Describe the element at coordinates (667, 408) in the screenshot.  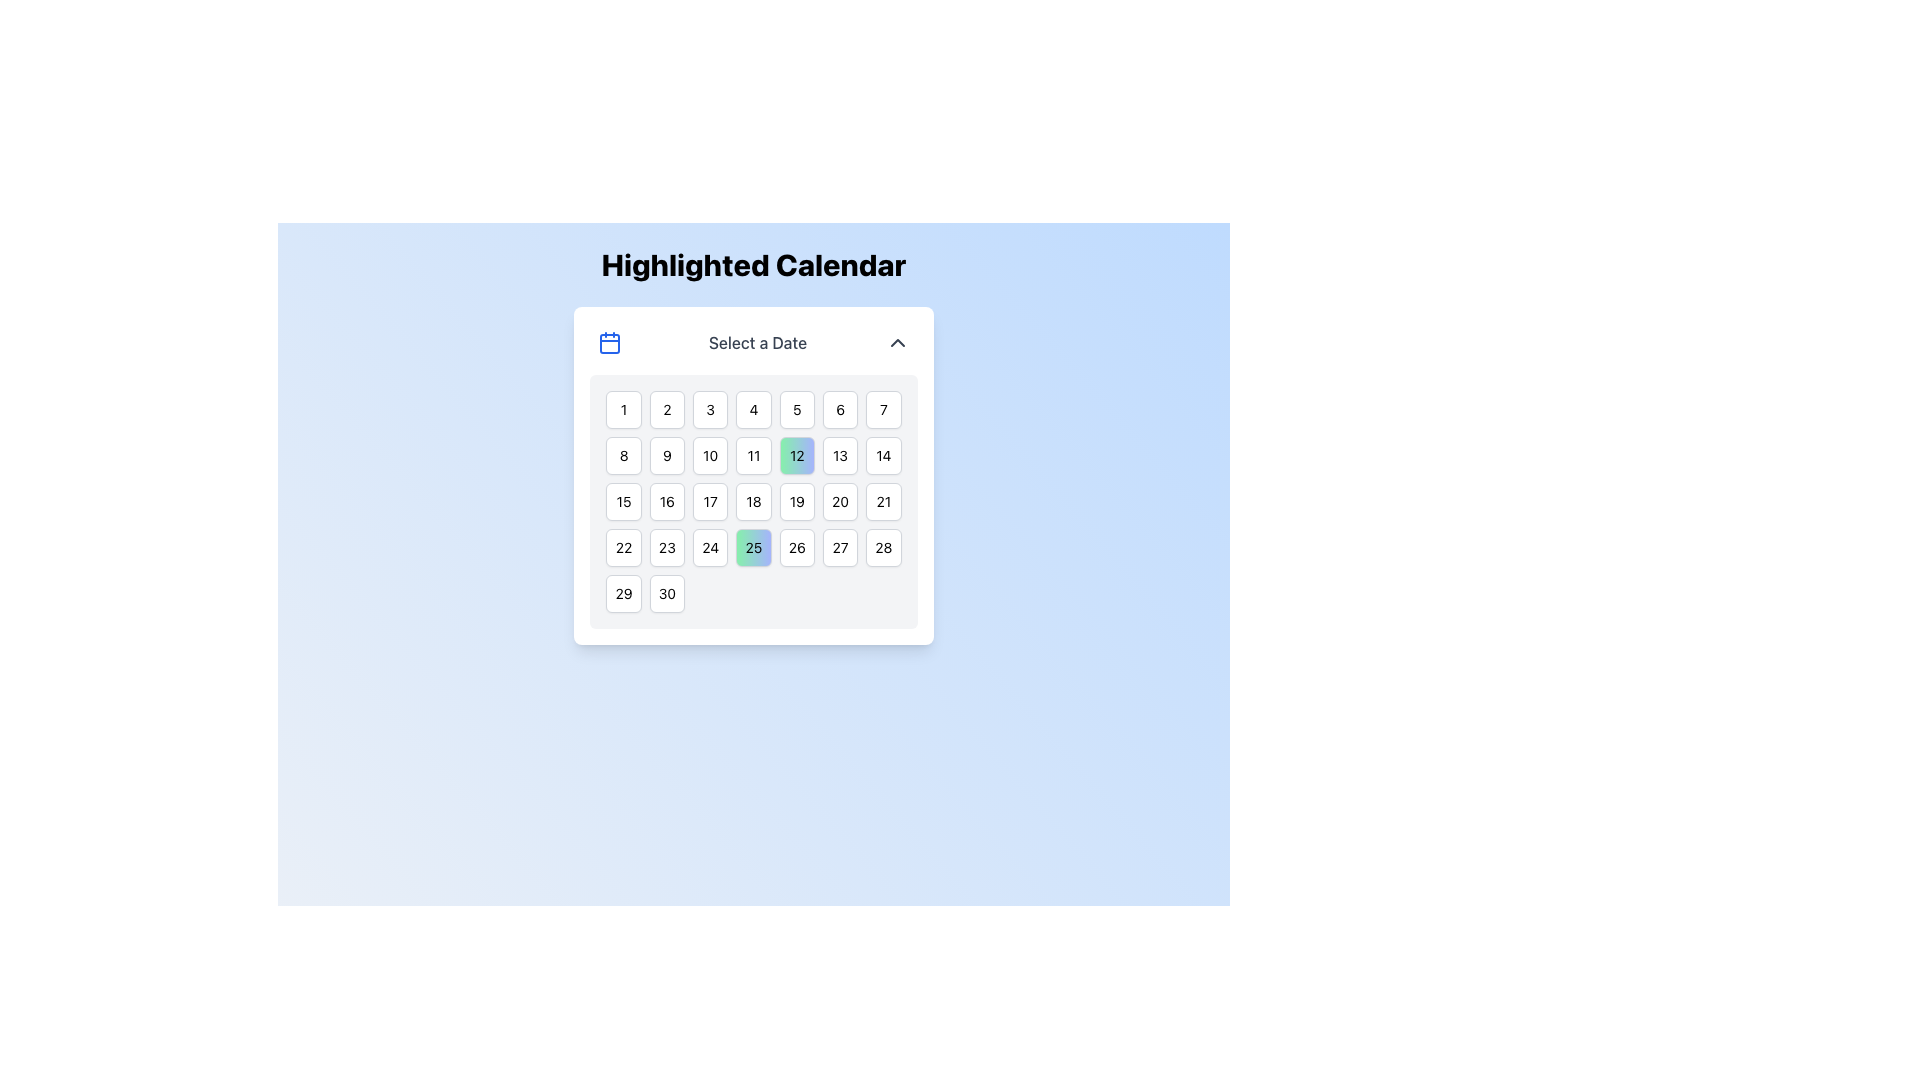
I see `the button labeled '2'` at that location.